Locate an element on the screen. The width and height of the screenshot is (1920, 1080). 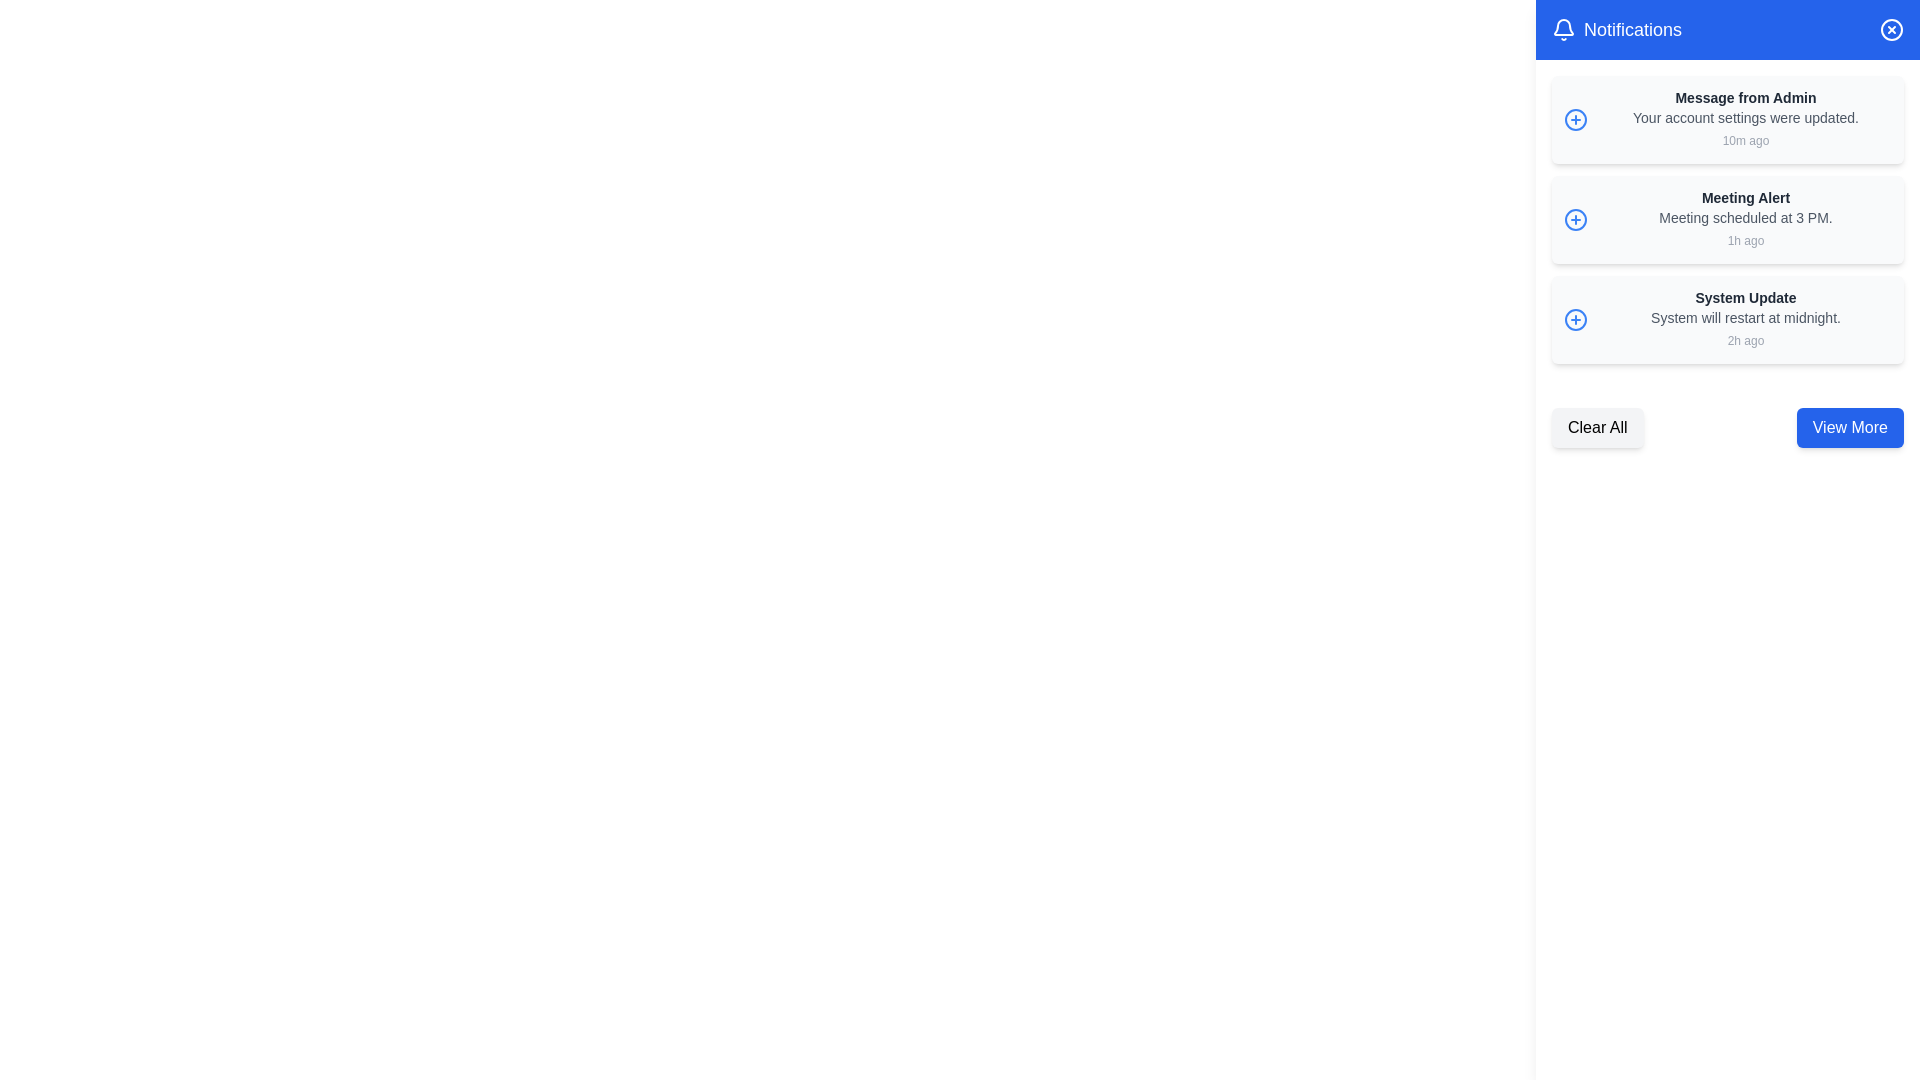
text from the 'Meeting Alert' label, which is styled in bold with a small font size and dark gray color, located at the top of the notification card is located at coordinates (1745, 197).